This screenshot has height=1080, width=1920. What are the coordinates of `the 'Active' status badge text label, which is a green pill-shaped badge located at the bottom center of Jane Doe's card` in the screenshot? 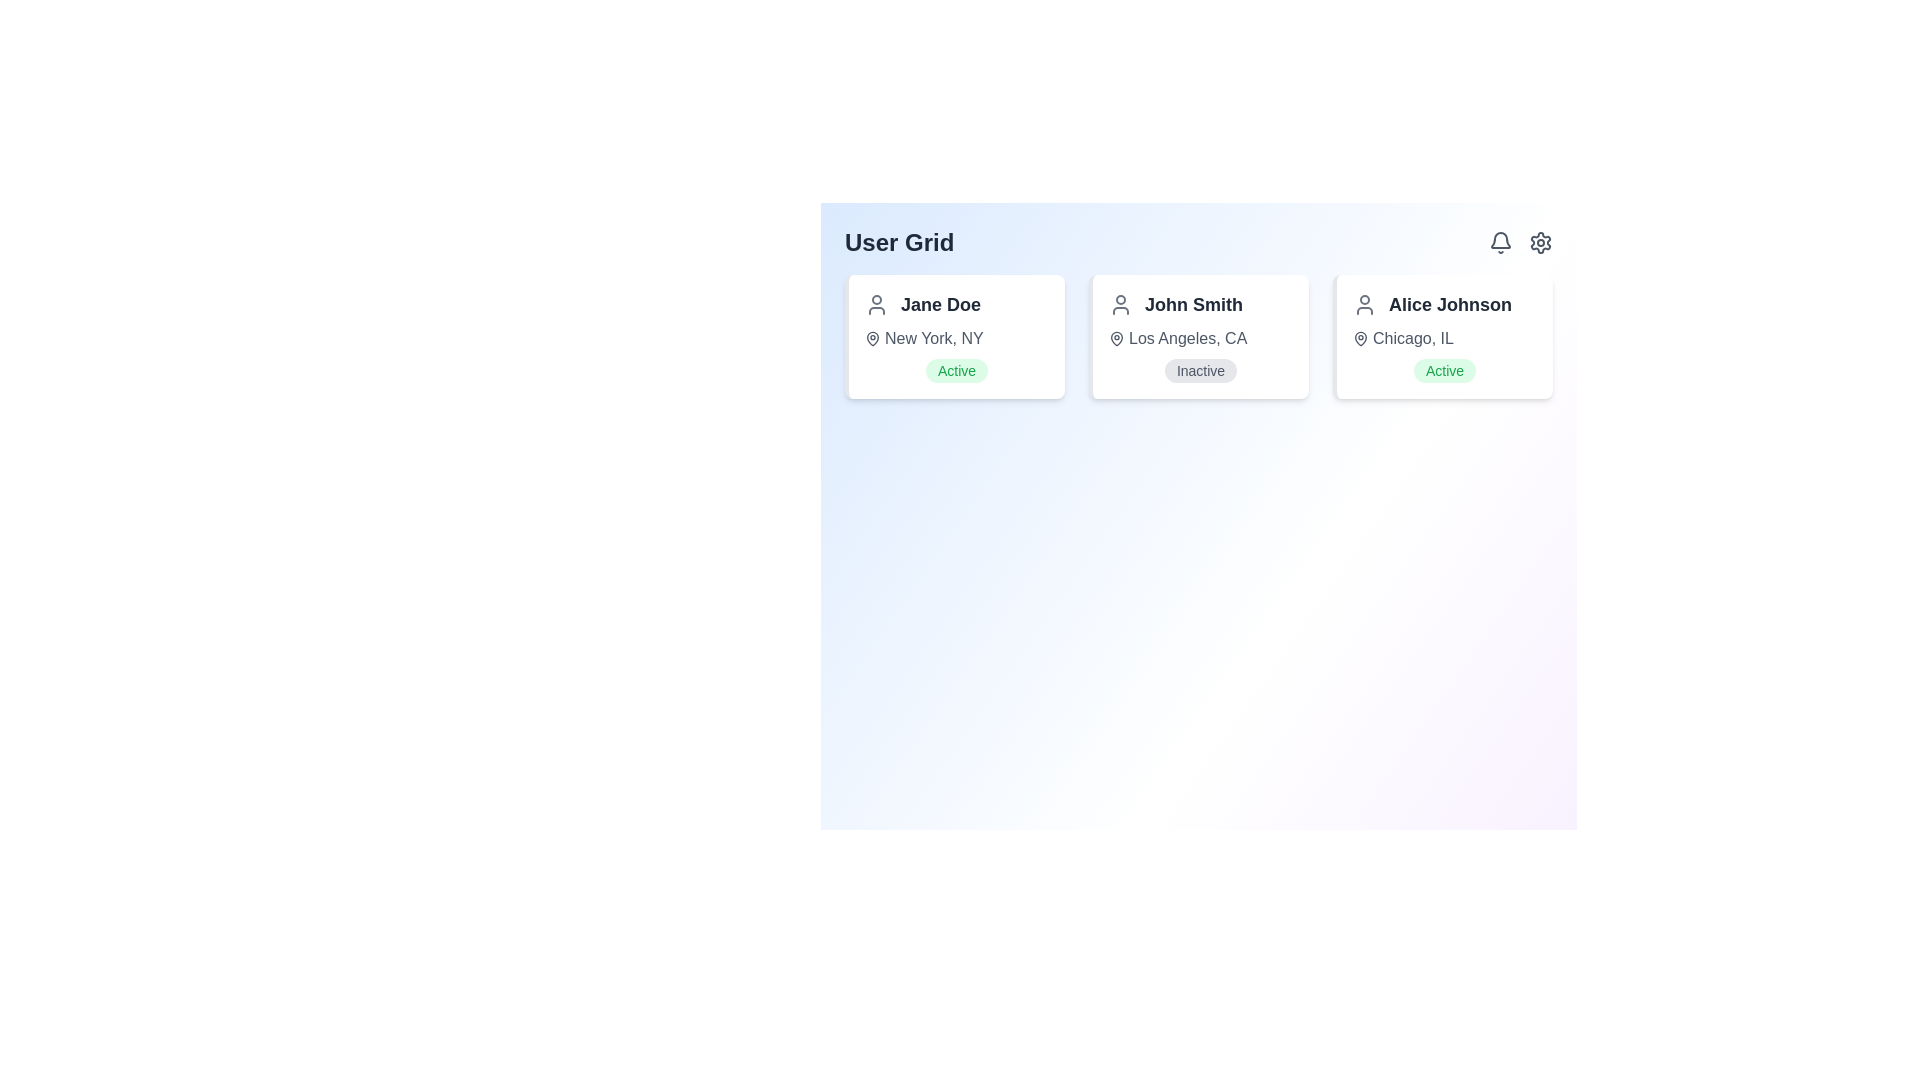 It's located at (955, 370).